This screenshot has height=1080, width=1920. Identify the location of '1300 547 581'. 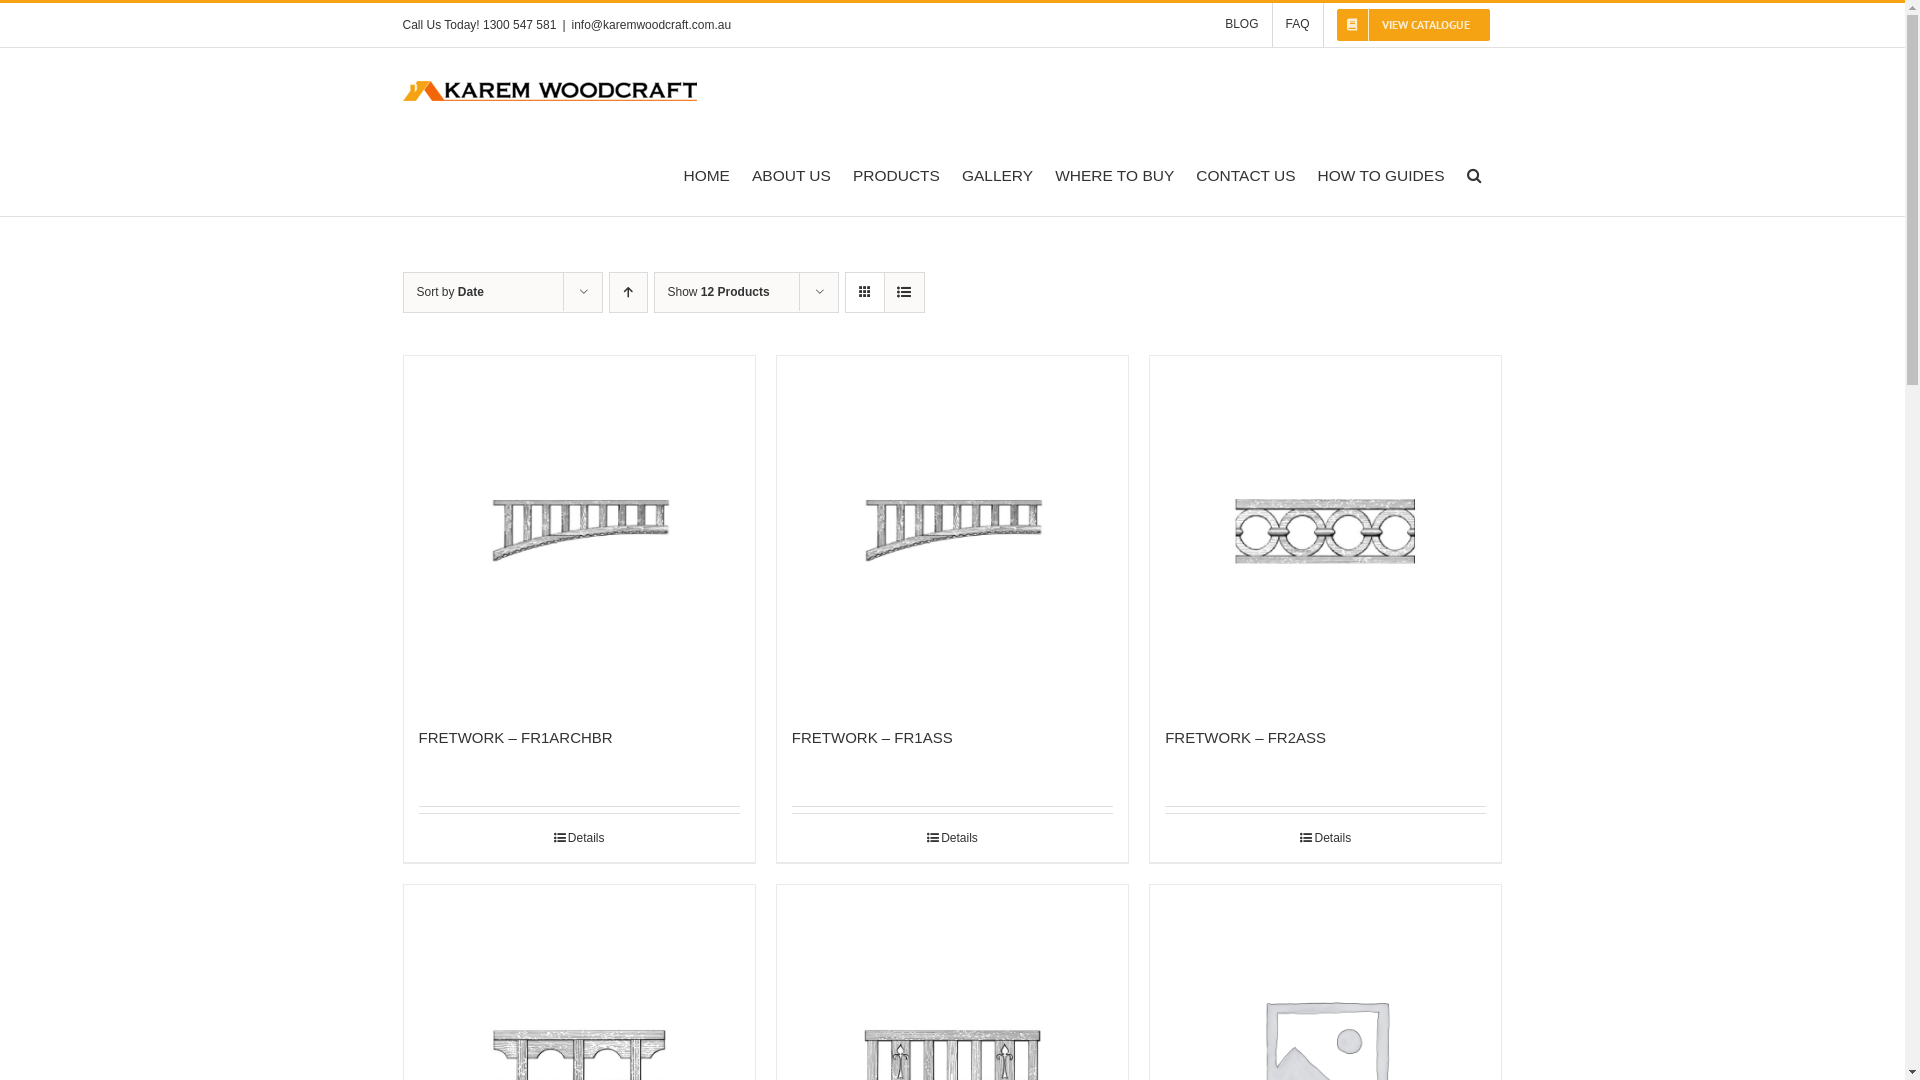
(519, 24).